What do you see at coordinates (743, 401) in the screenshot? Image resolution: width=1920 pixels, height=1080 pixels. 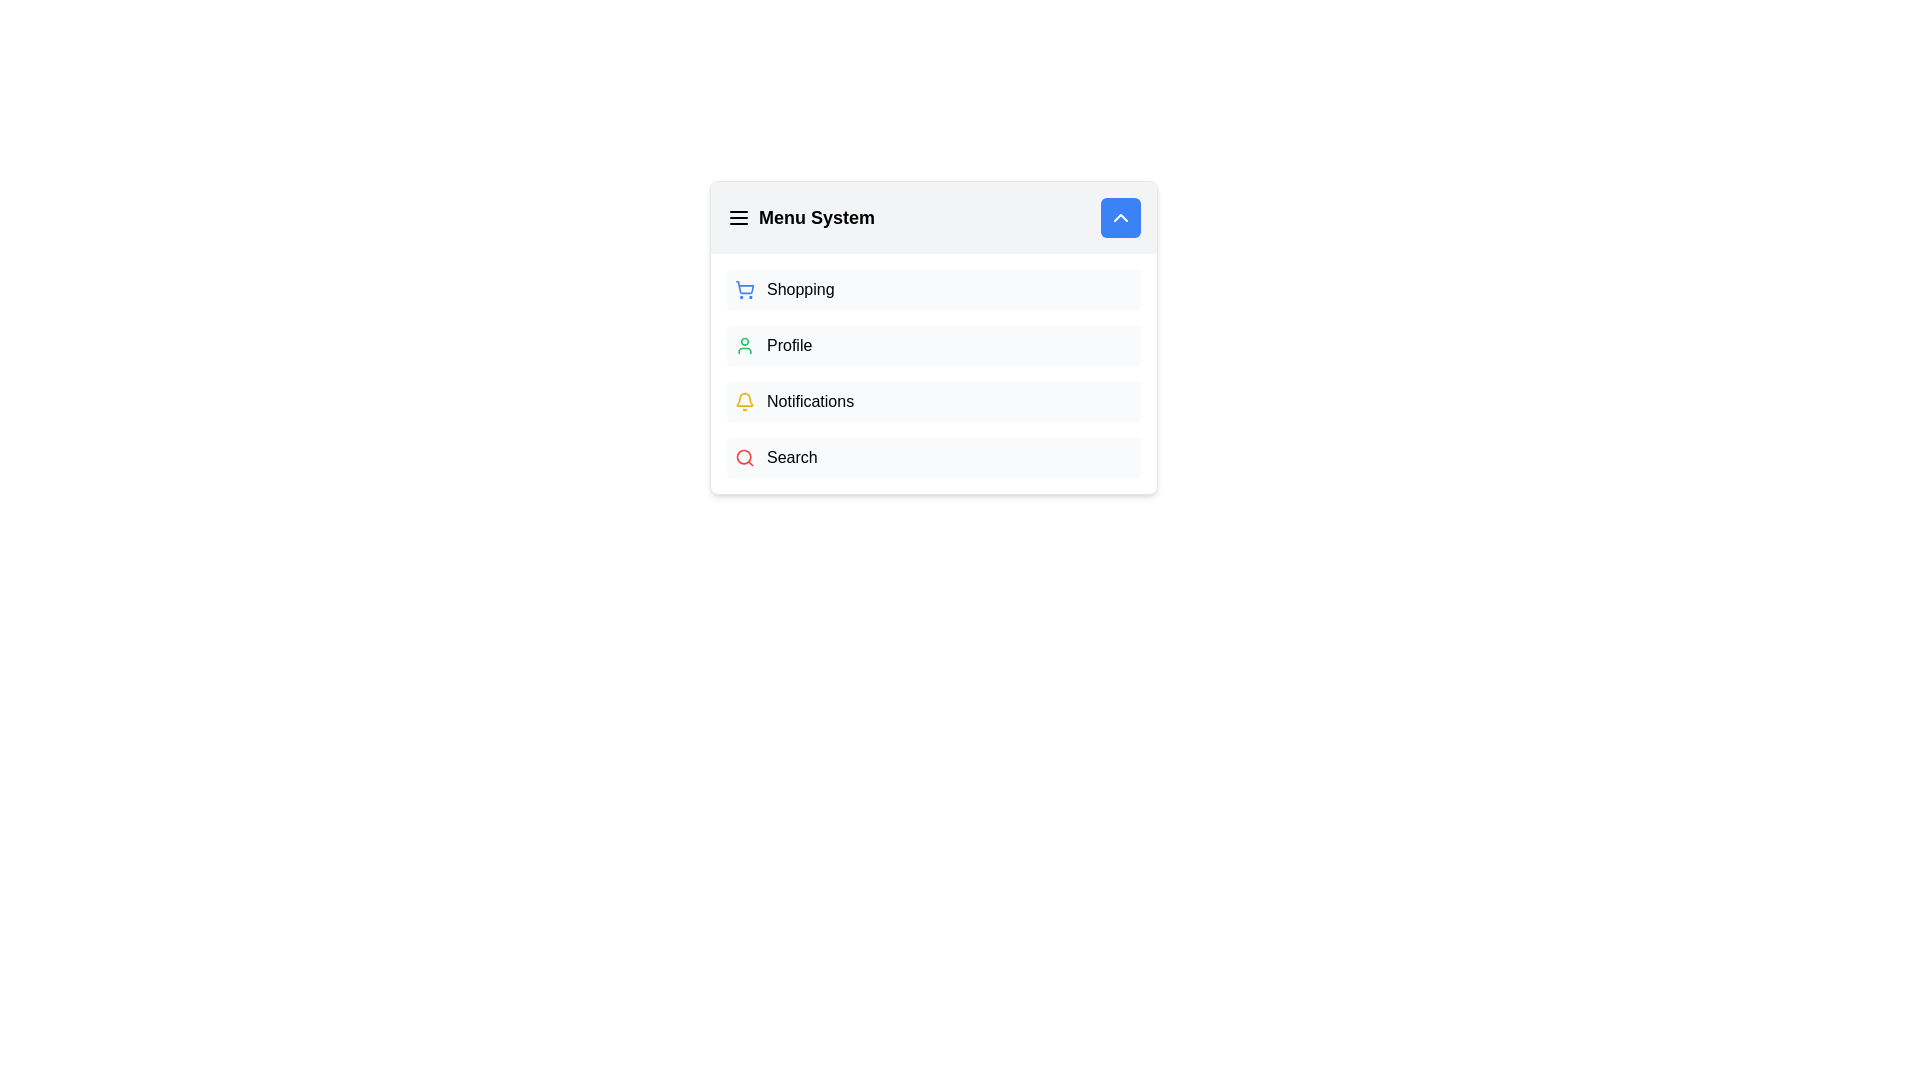 I see `the bell icon representing notifications, located within the 'Notifications' menu item, which is the third entry in the dropdown menu` at bounding box center [743, 401].